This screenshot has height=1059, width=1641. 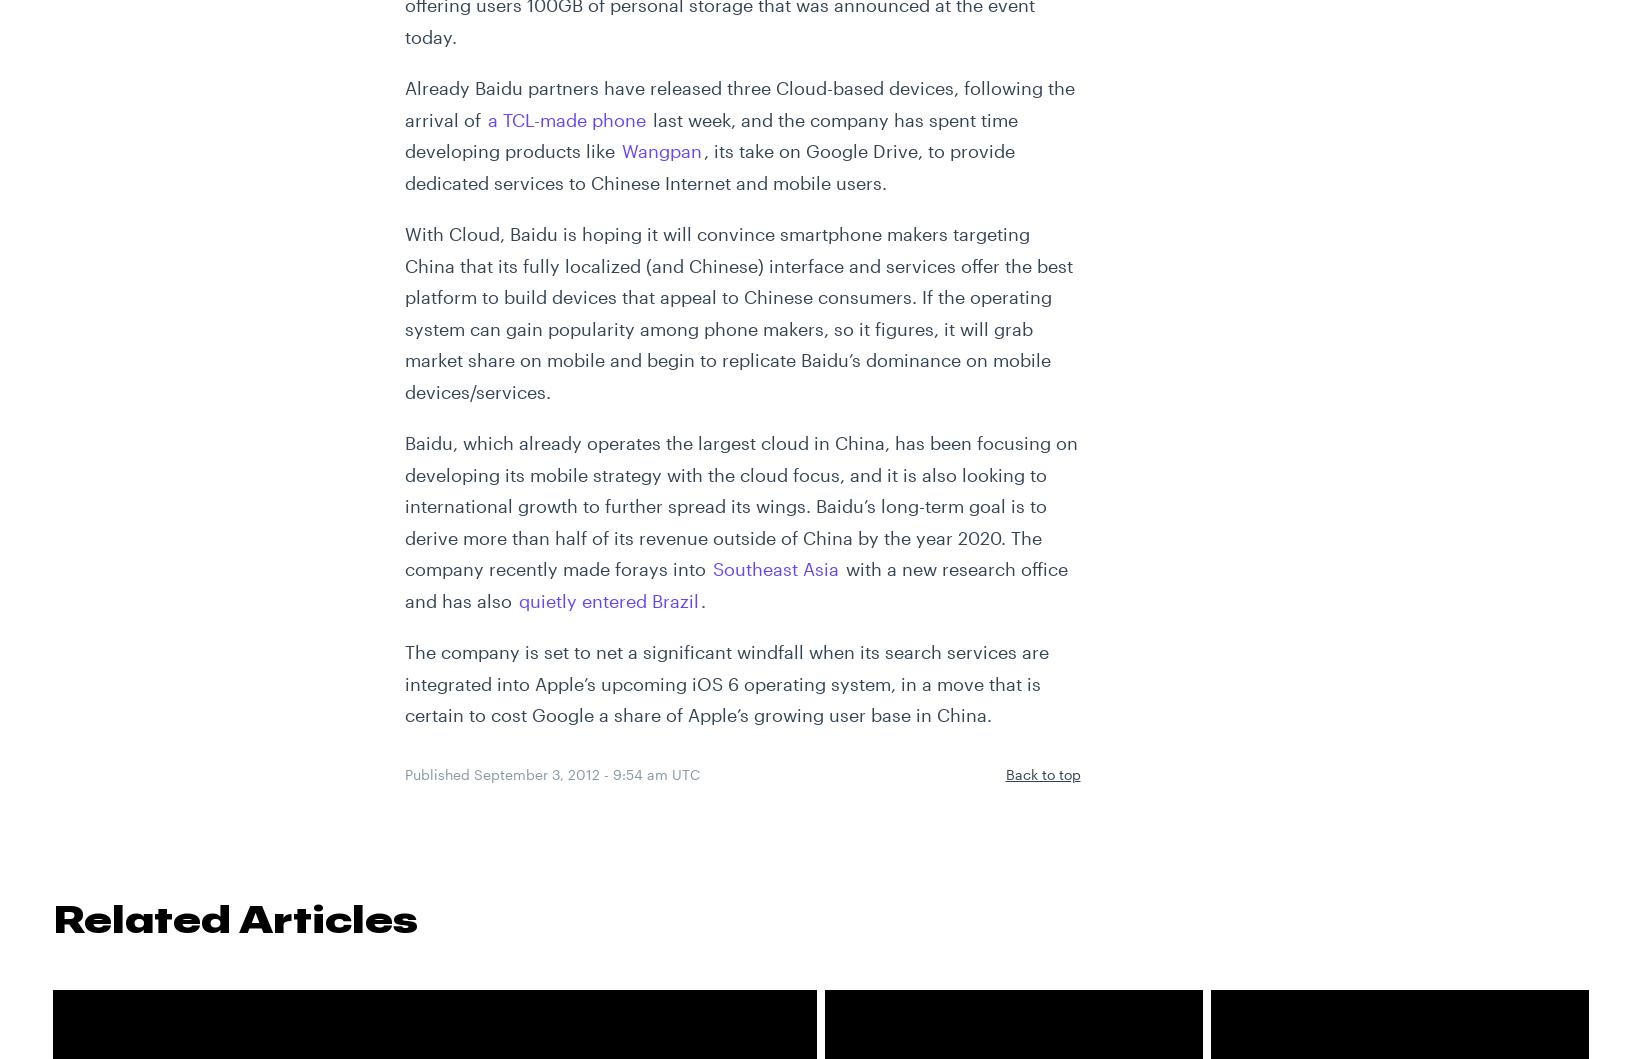 What do you see at coordinates (585, 772) in the screenshot?
I see `'September 3, 2012 - 9:54 am UTC'` at bounding box center [585, 772].